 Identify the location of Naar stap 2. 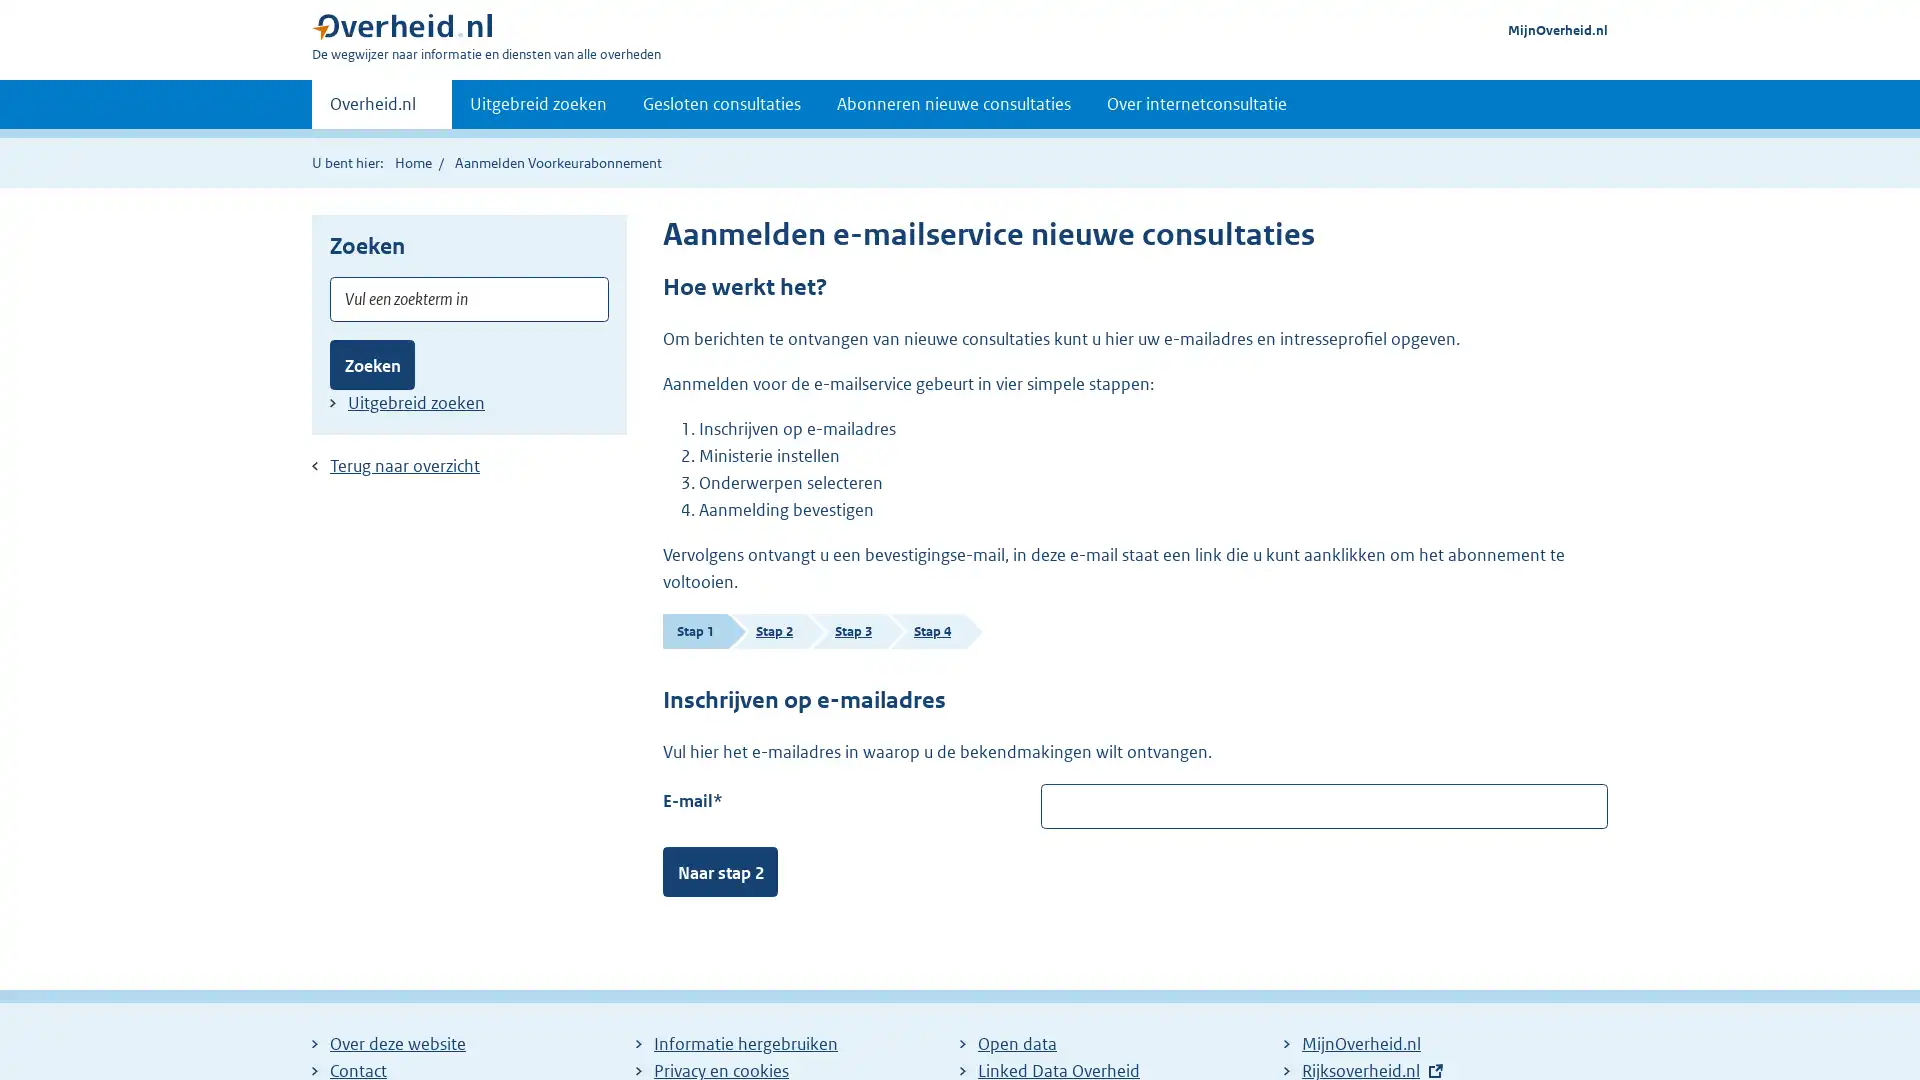
(720, 870).